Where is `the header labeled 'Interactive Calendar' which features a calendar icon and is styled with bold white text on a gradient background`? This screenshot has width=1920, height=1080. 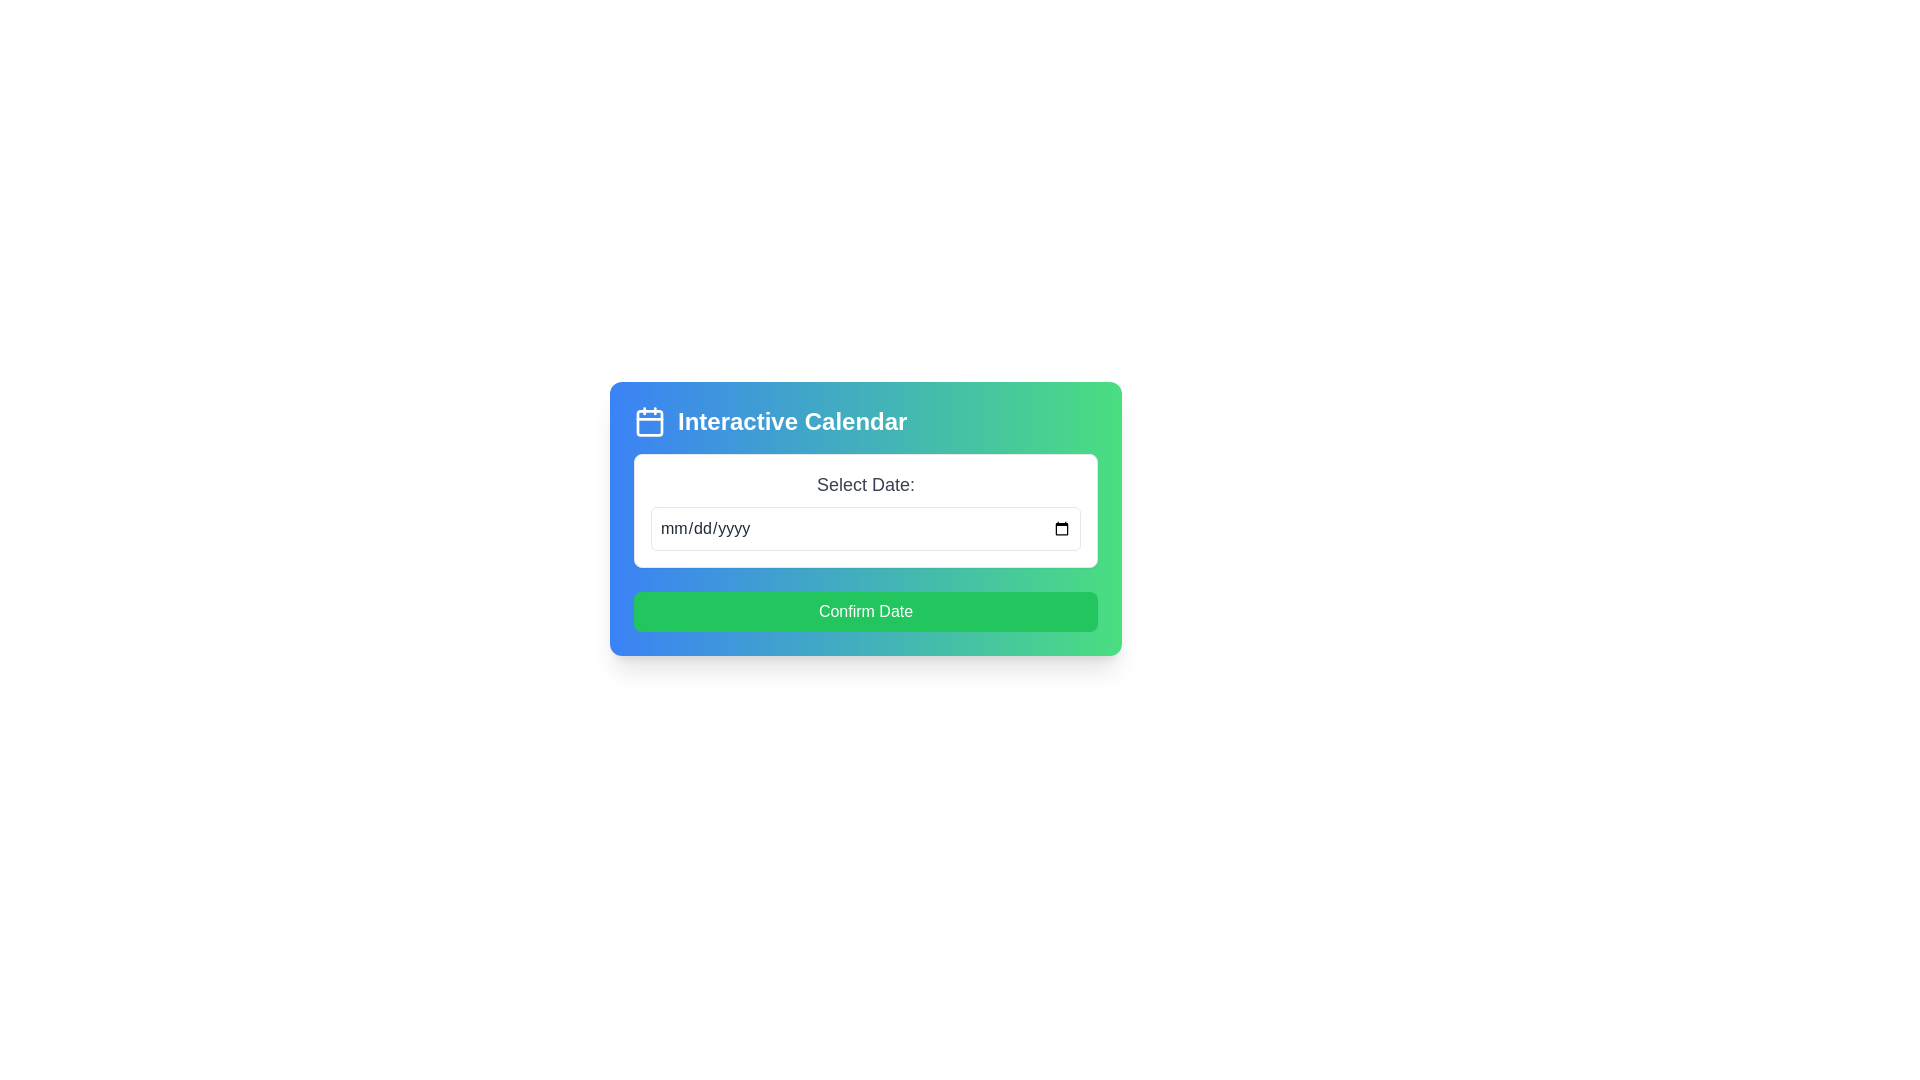
the header labeled 'Interactive Calendar' which features a calendar icon and is styled with bold white text on a gradient background is located at coordinates (865, 420).